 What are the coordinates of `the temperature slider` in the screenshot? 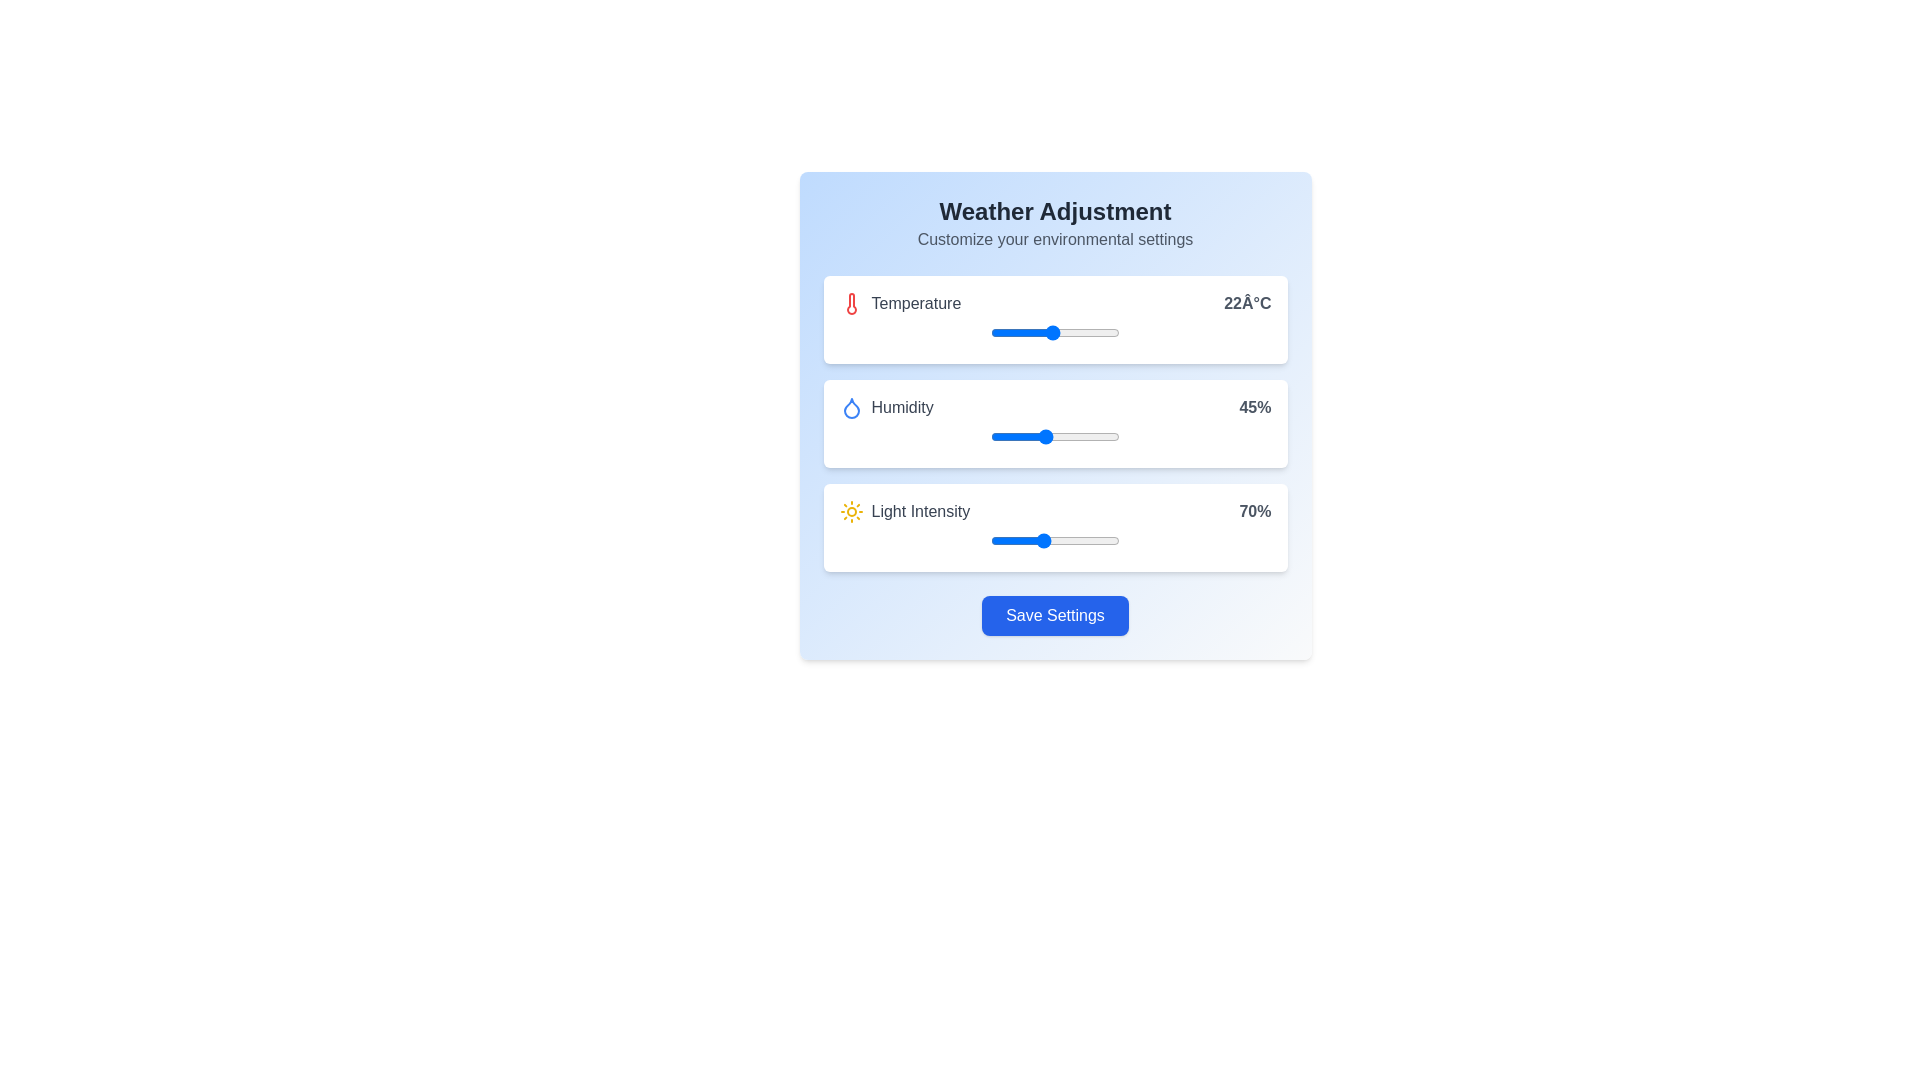 It's located at (1022, 331).